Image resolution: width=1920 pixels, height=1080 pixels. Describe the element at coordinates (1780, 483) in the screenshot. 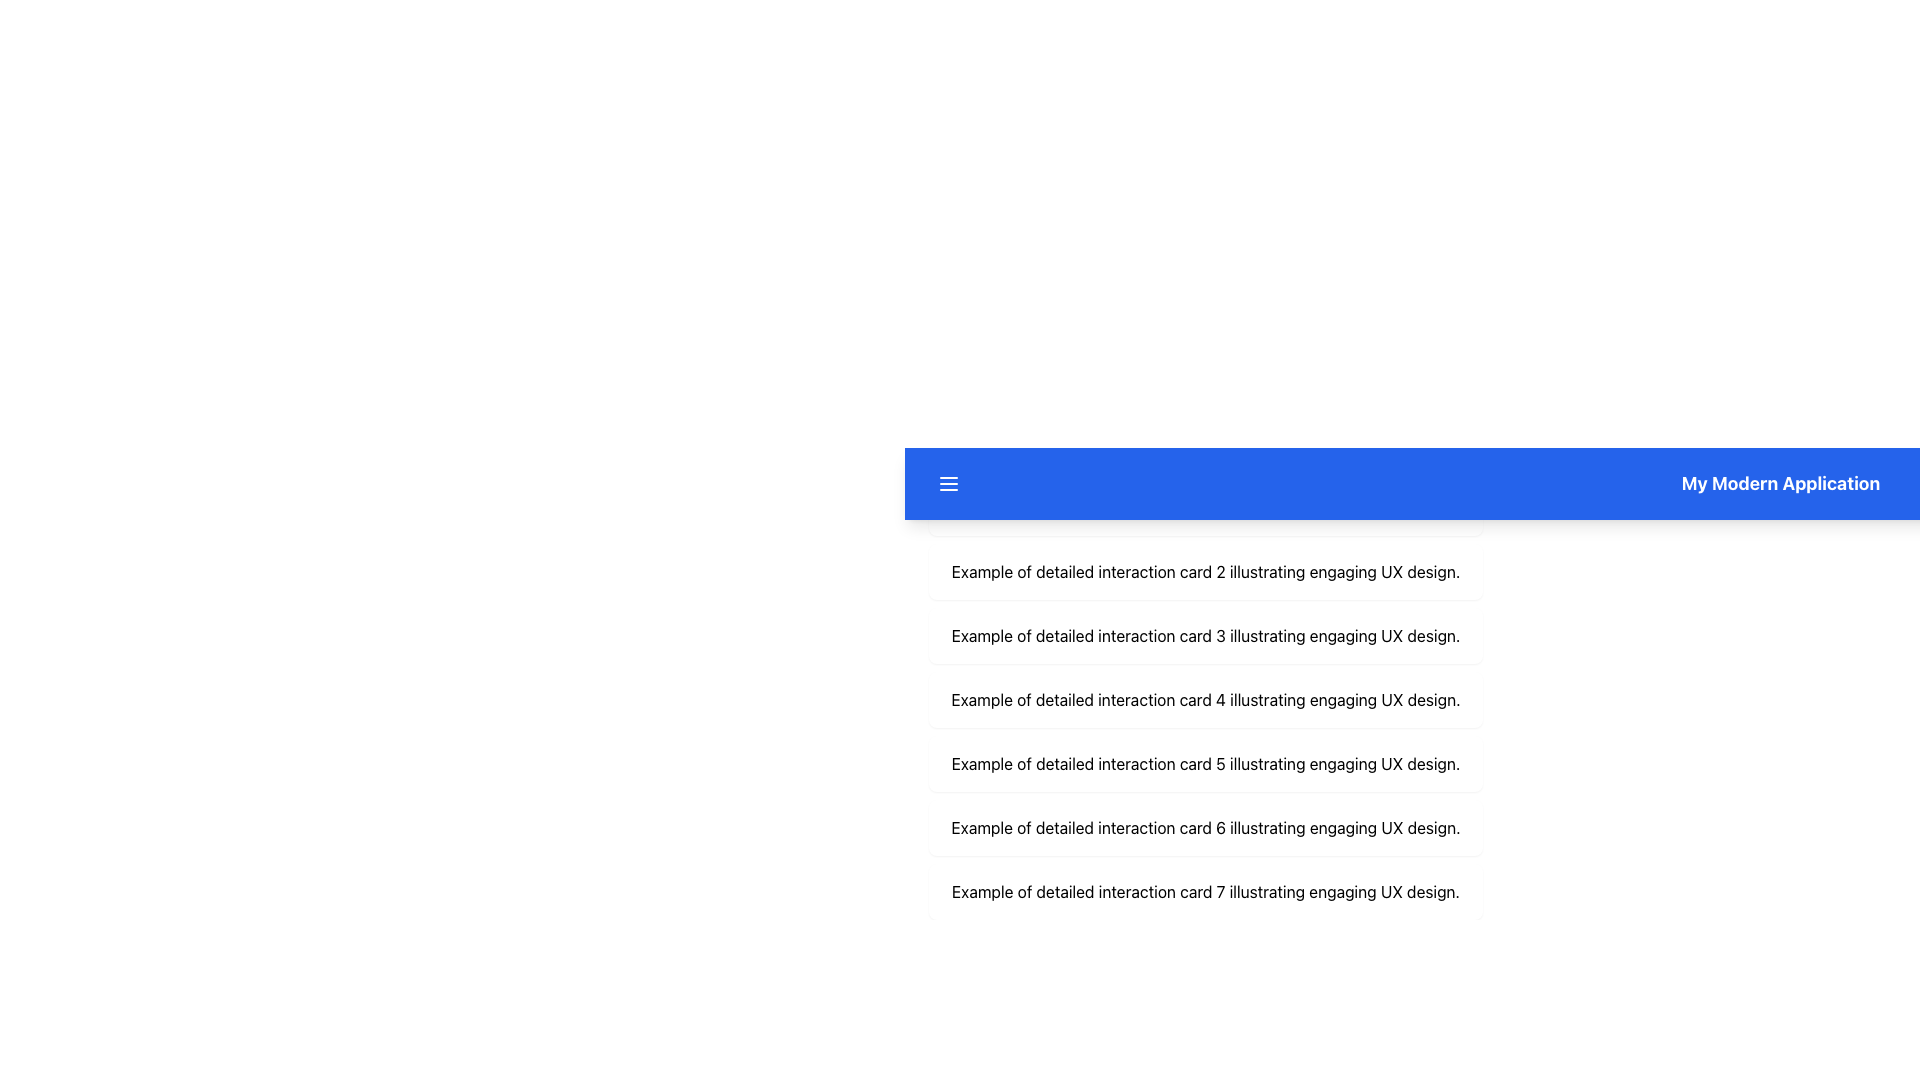

I see `the text label 'My Modern Application' which is styled in bold white text on a blue background, located in the navigation bar towards the right-hand side` at that location.